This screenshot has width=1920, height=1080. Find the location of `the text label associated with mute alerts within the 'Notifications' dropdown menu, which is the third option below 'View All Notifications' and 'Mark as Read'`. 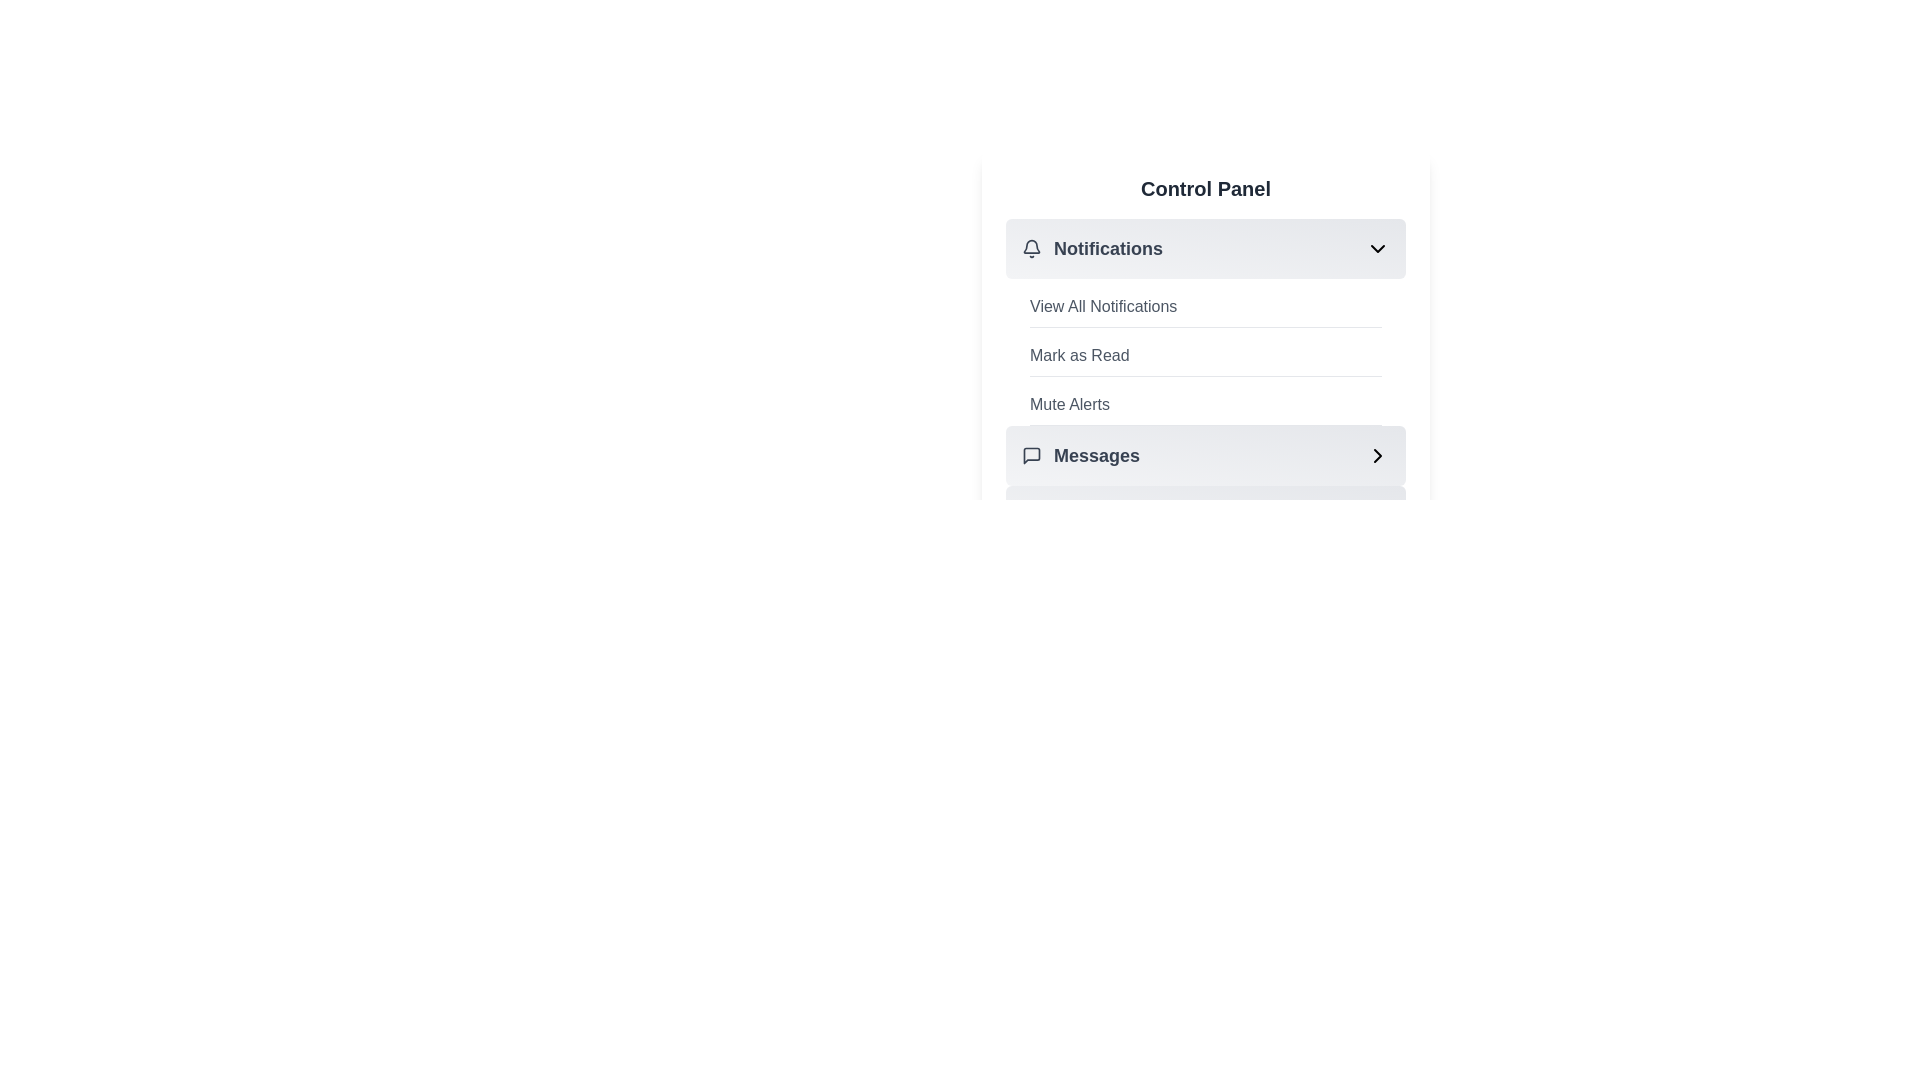

the text label associated with mute alerts within the 'Notifications' dropdown menu, which is the third option below 'View All Notifications' and 'Mark as Read' is located at coordinates (1069, 405).